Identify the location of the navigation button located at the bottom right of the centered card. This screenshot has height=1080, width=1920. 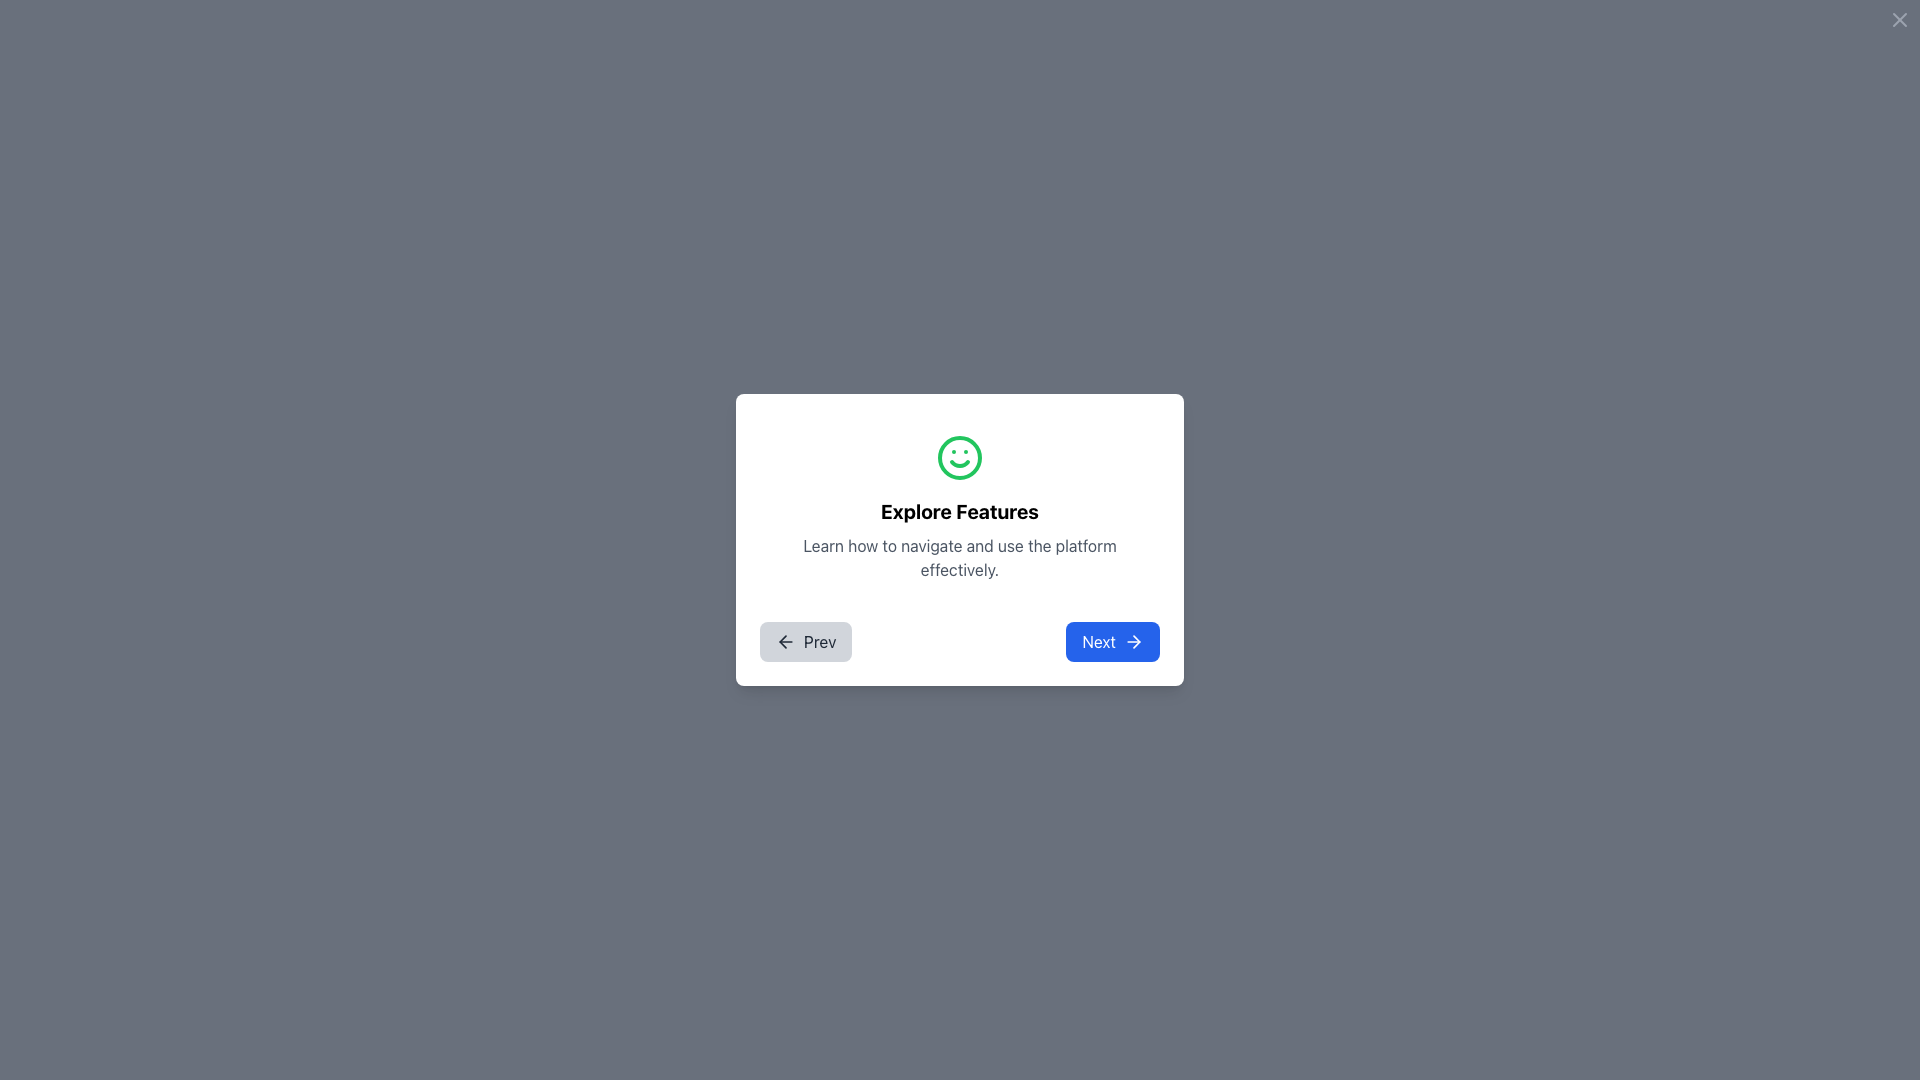
(1112, 641).